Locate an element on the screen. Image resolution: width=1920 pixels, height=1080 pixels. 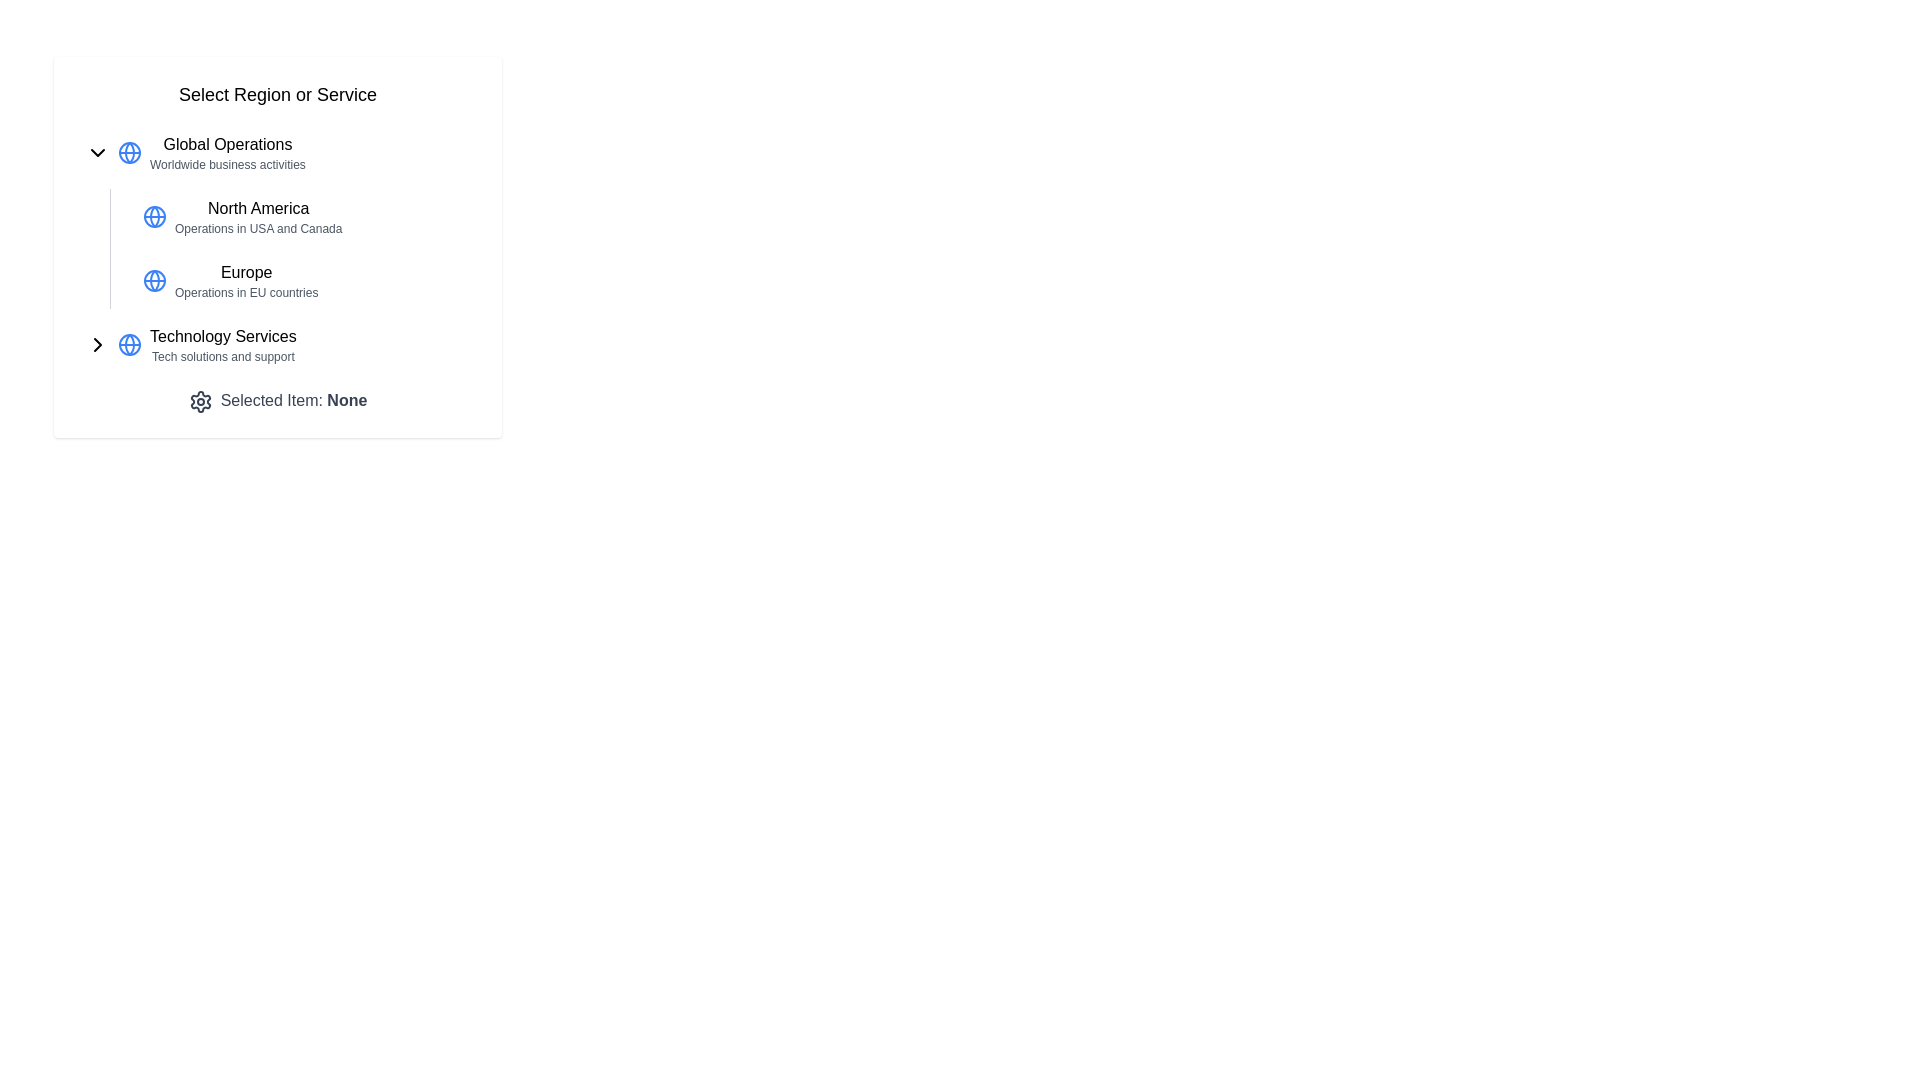
static text label located at the top of the panel, which serves as a header for the options listed below is located at coordinates (277, 95).